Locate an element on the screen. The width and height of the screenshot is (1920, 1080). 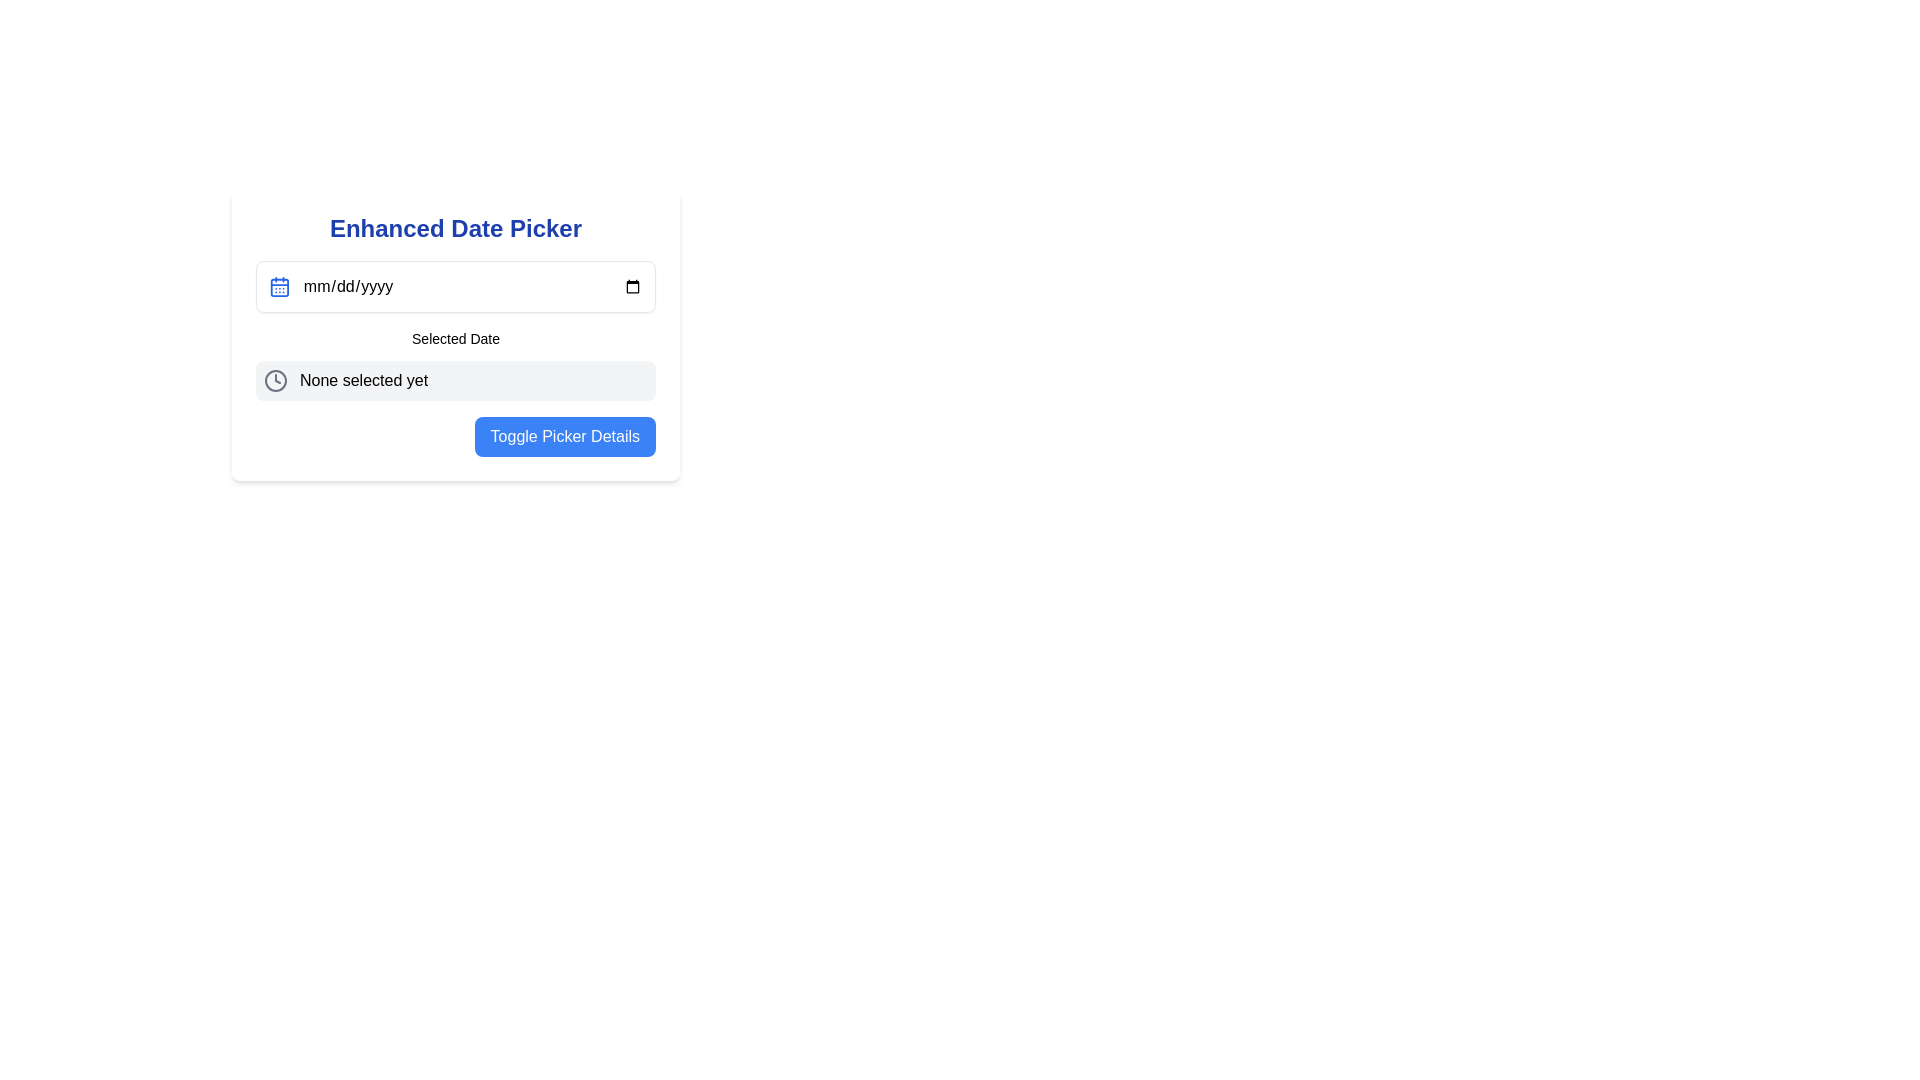
the main rectangular shape of the calendar icon, which is located just below the upper decorations and to the left of the date input field is located at coordinates (278, 287).